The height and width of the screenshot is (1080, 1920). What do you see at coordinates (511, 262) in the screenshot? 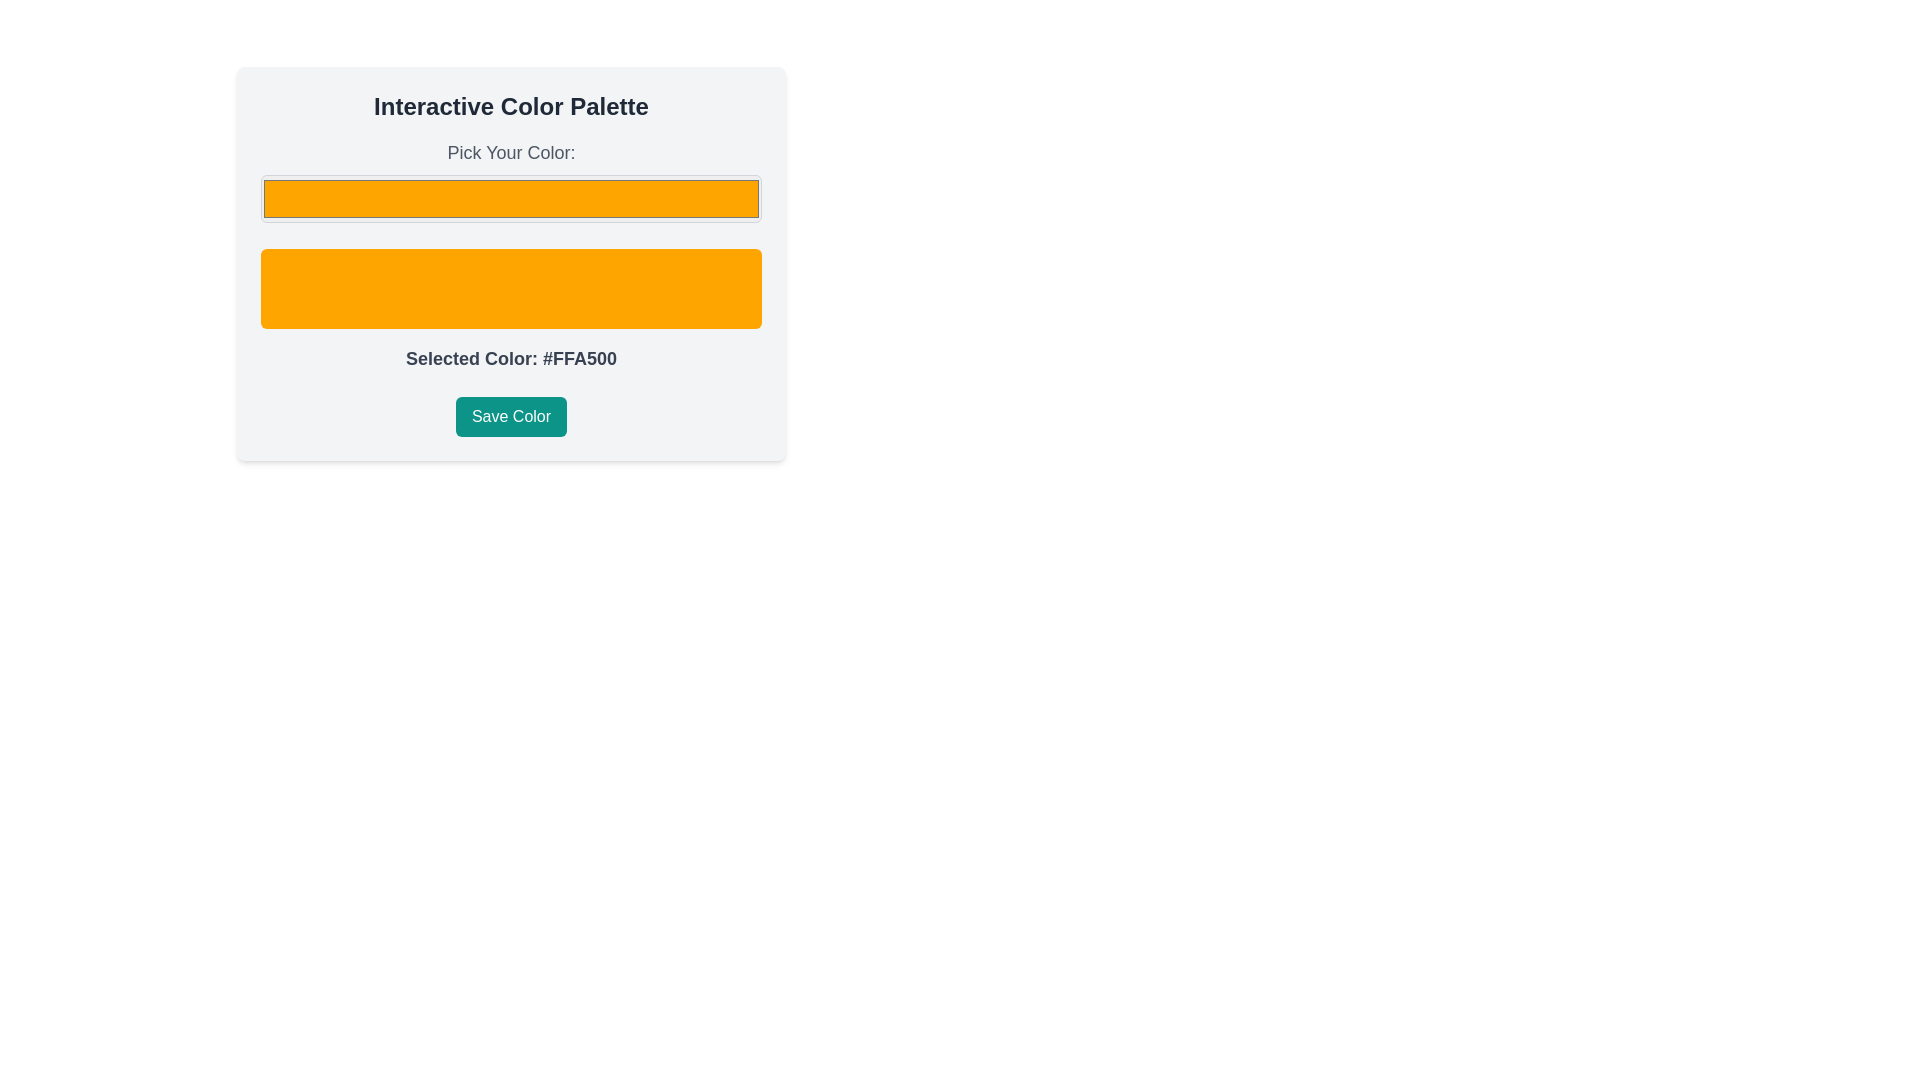
I see `the Color Preview Box located within the 'Interactive Color Palette' panel, which visually previews the color selected by the user` at bounding box center [511, 262].